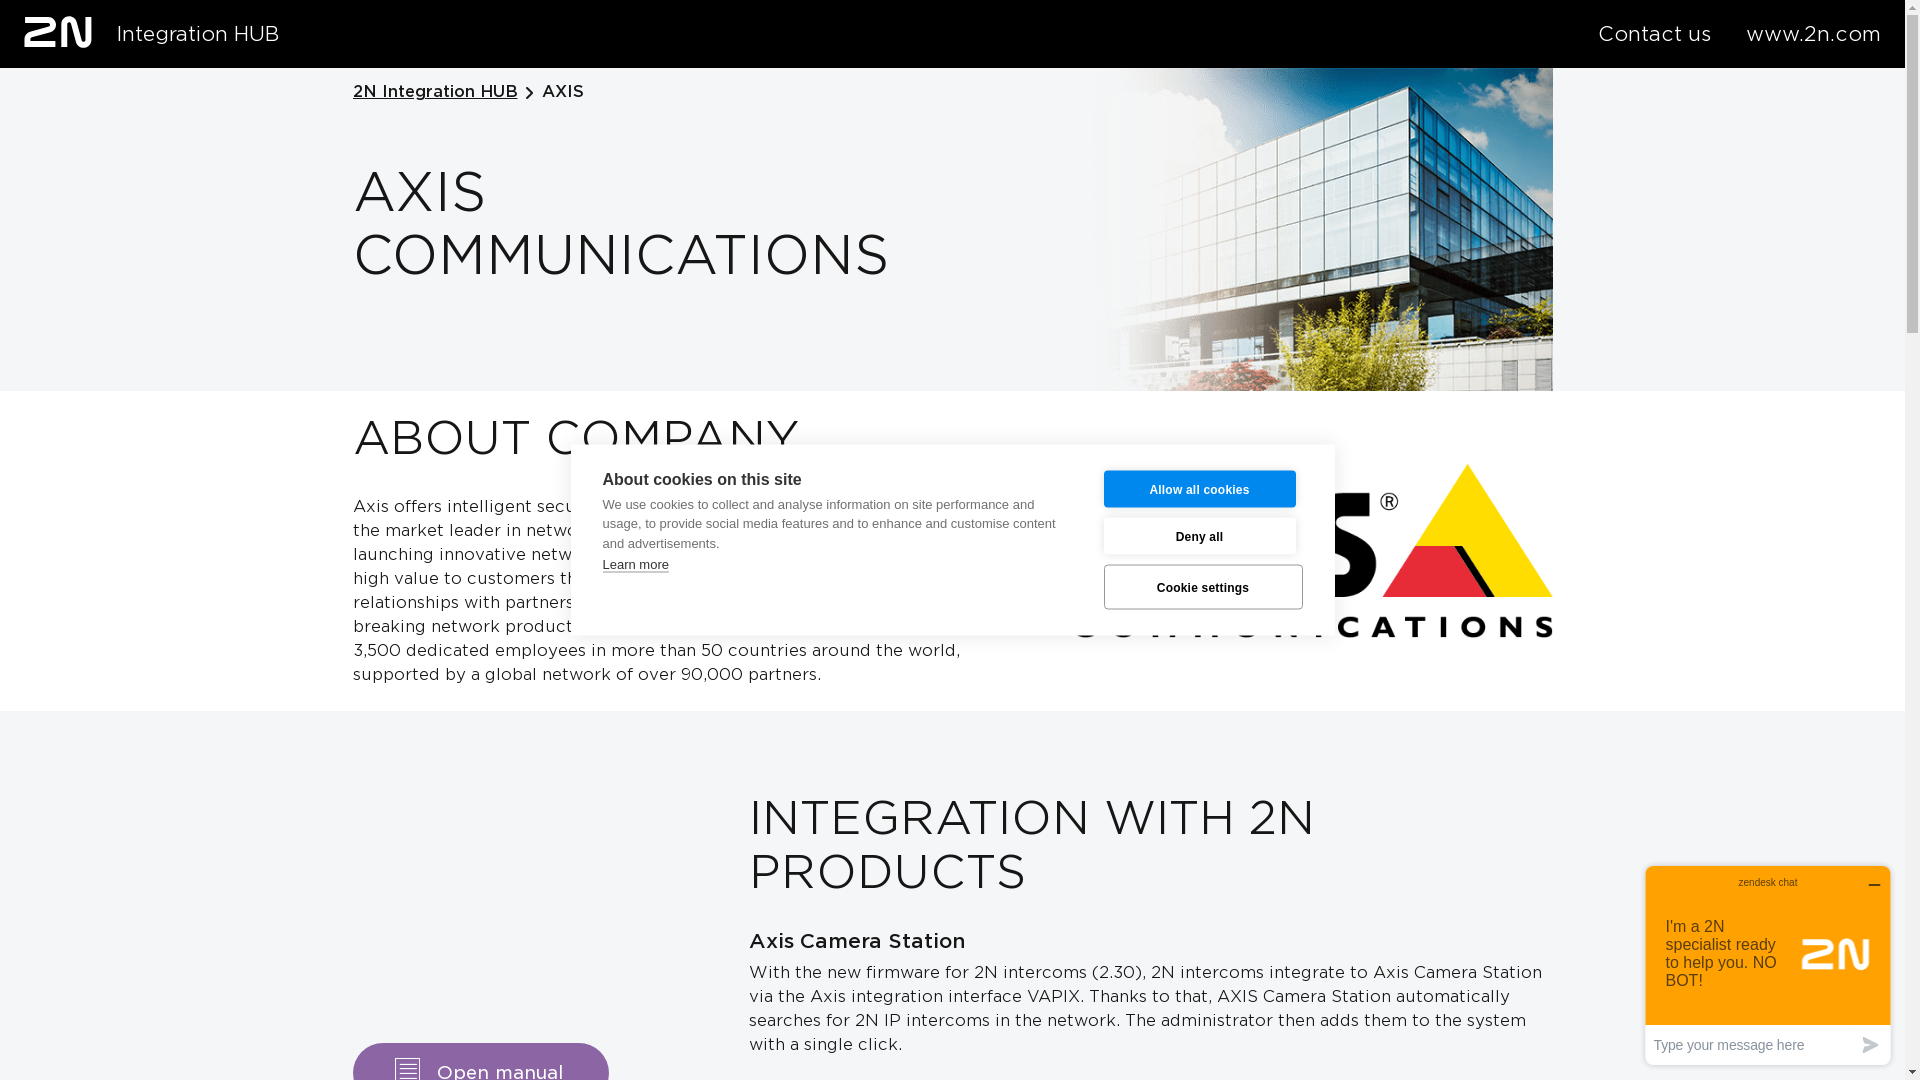  Describe the element at coordinates (1200, 488) in the screenshot. I see `'Allow all cookies'` at that location.